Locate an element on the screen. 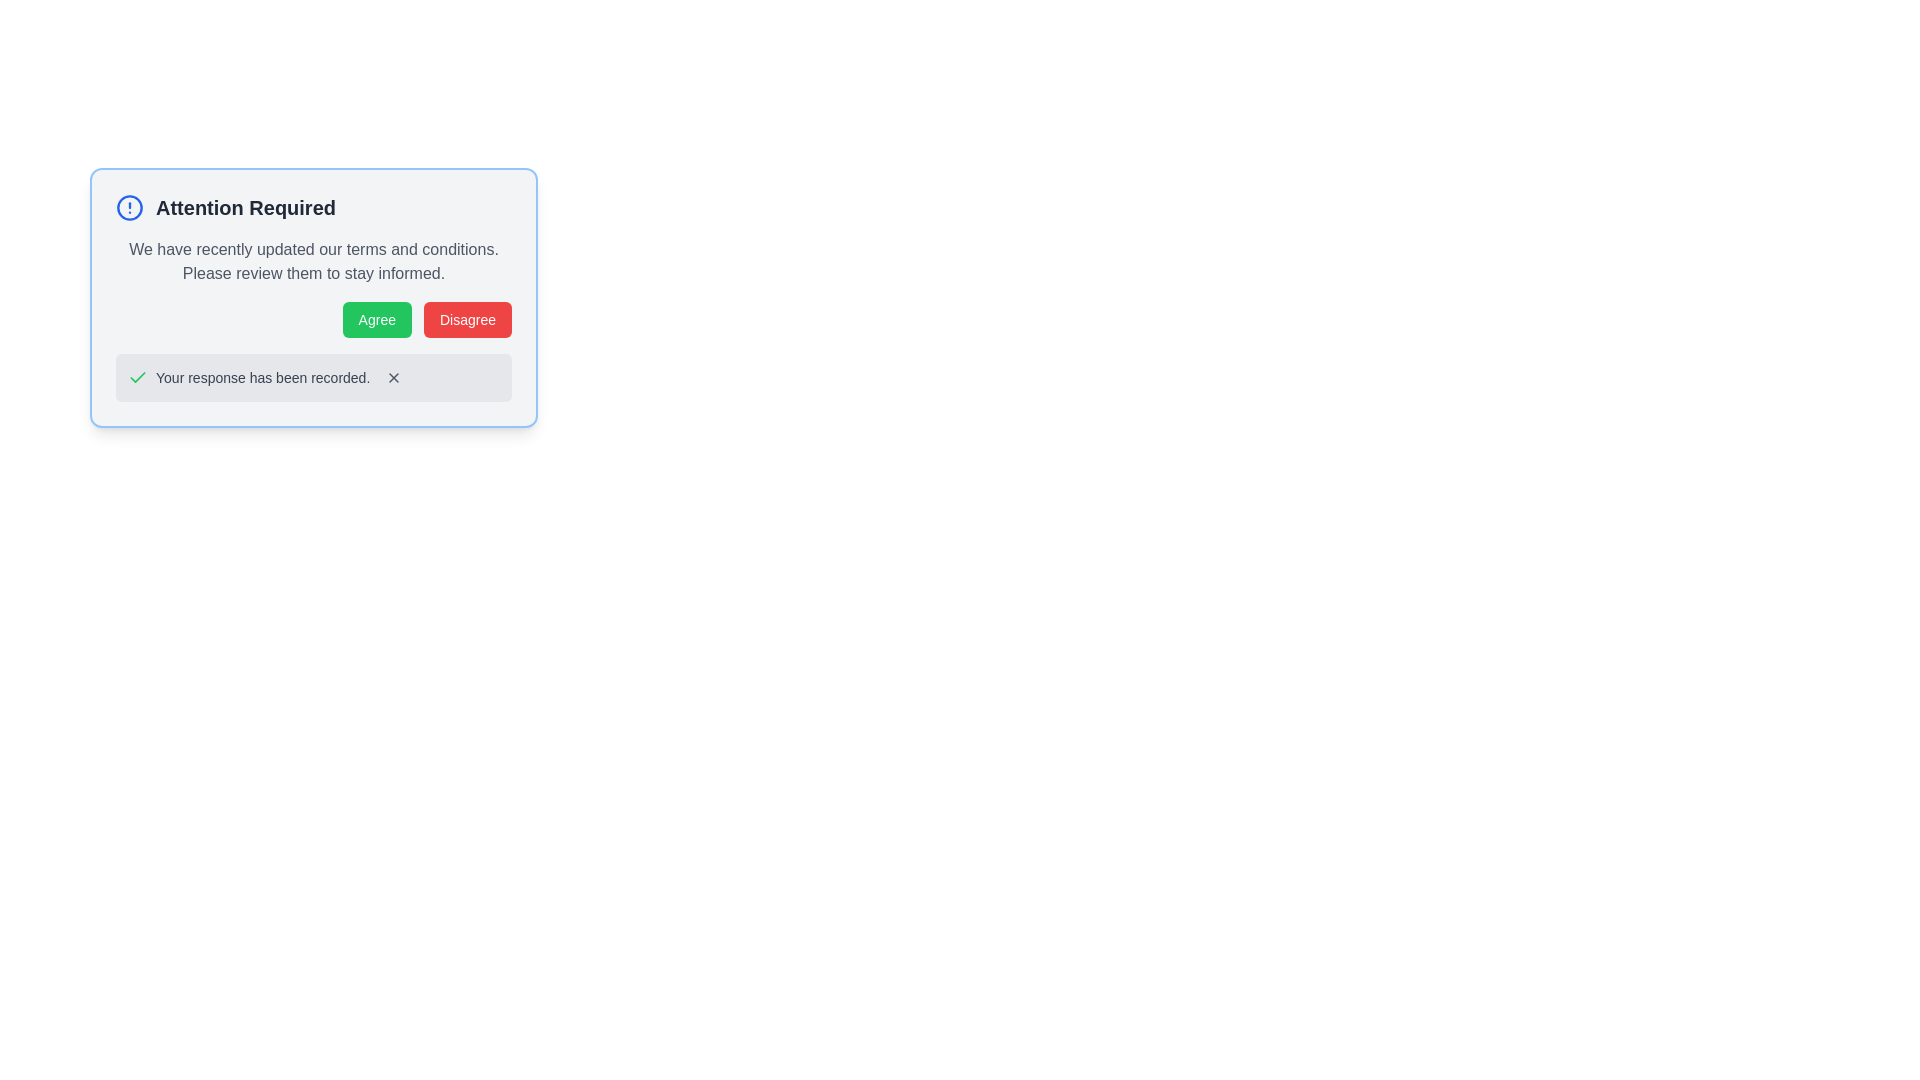  the 'Agree' button, which is part of a button group in a modal containing terms and conditions, to accept the terms is located at coordinates (312, 319).